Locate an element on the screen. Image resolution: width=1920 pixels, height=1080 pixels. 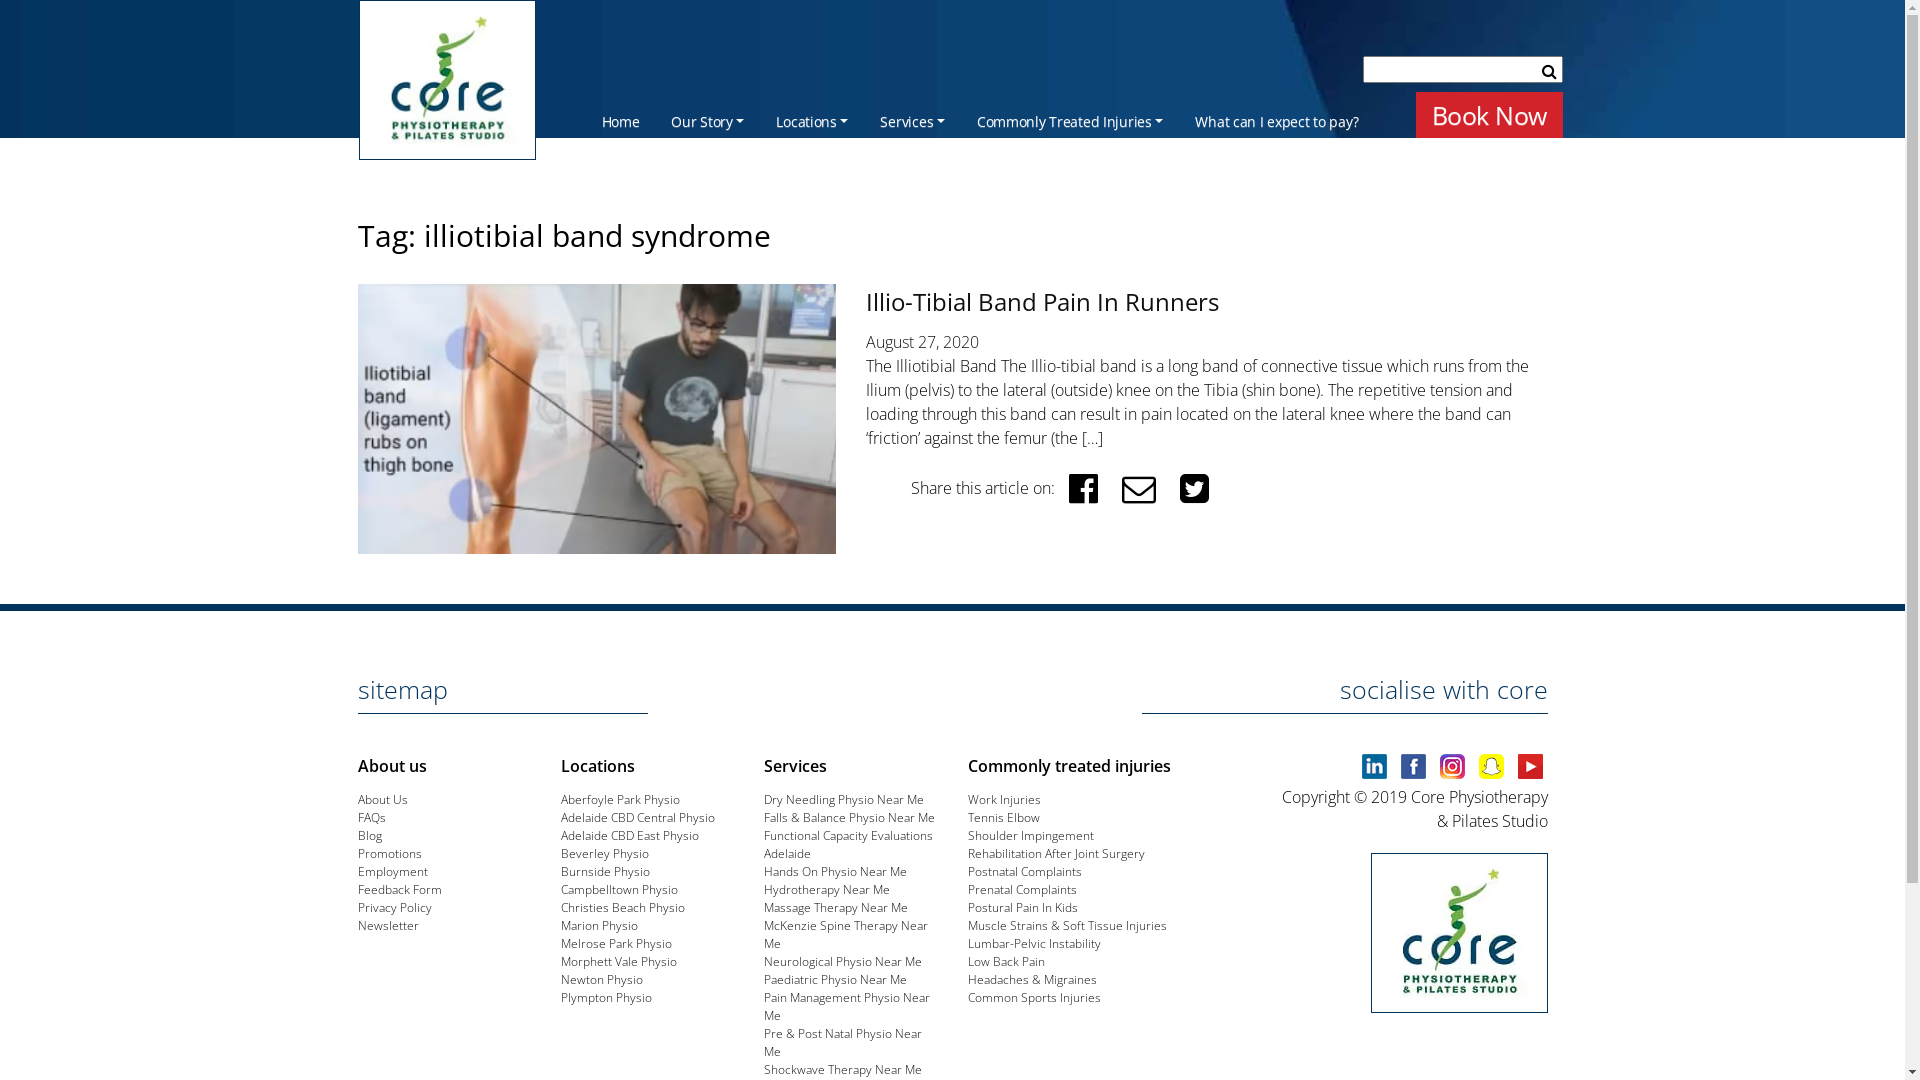
'What can I expect to pay?' is located at coordinates (1275, 120).